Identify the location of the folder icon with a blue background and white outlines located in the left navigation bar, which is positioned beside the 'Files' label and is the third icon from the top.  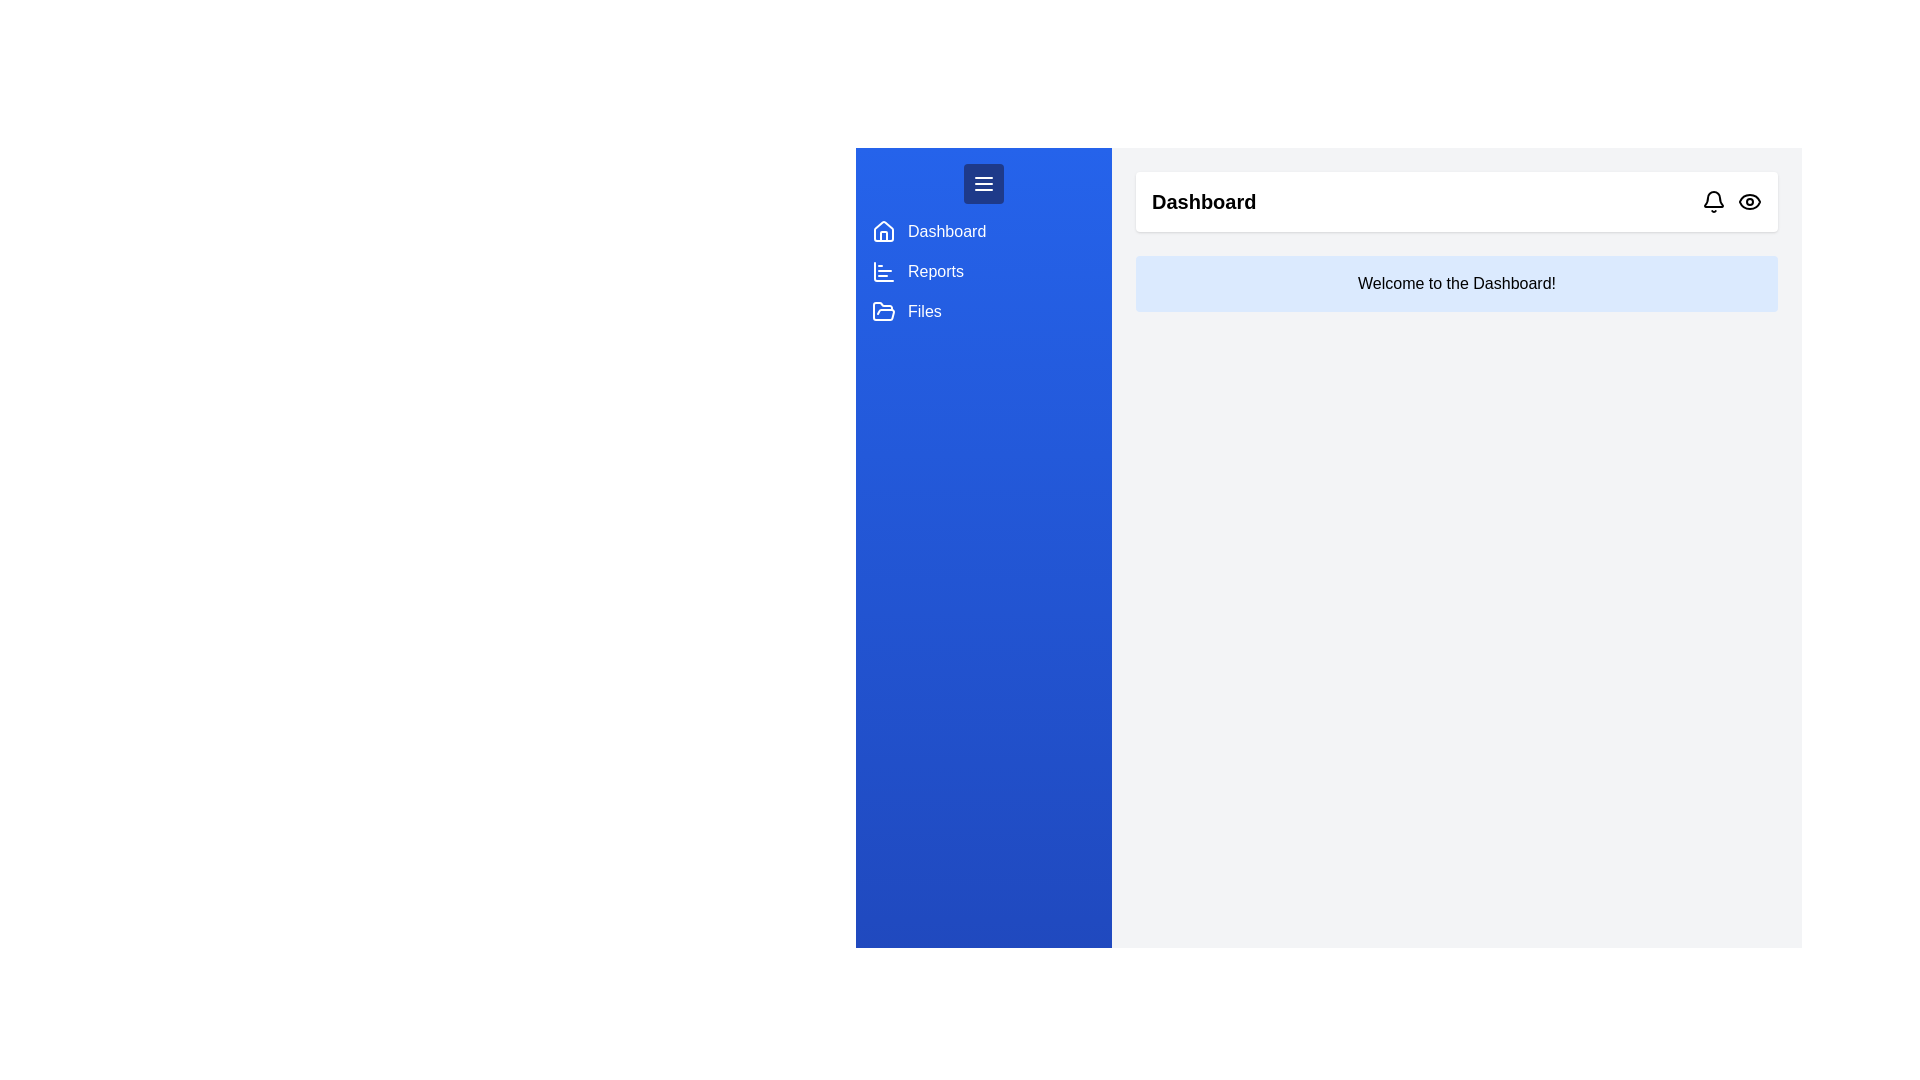
(882, 312).